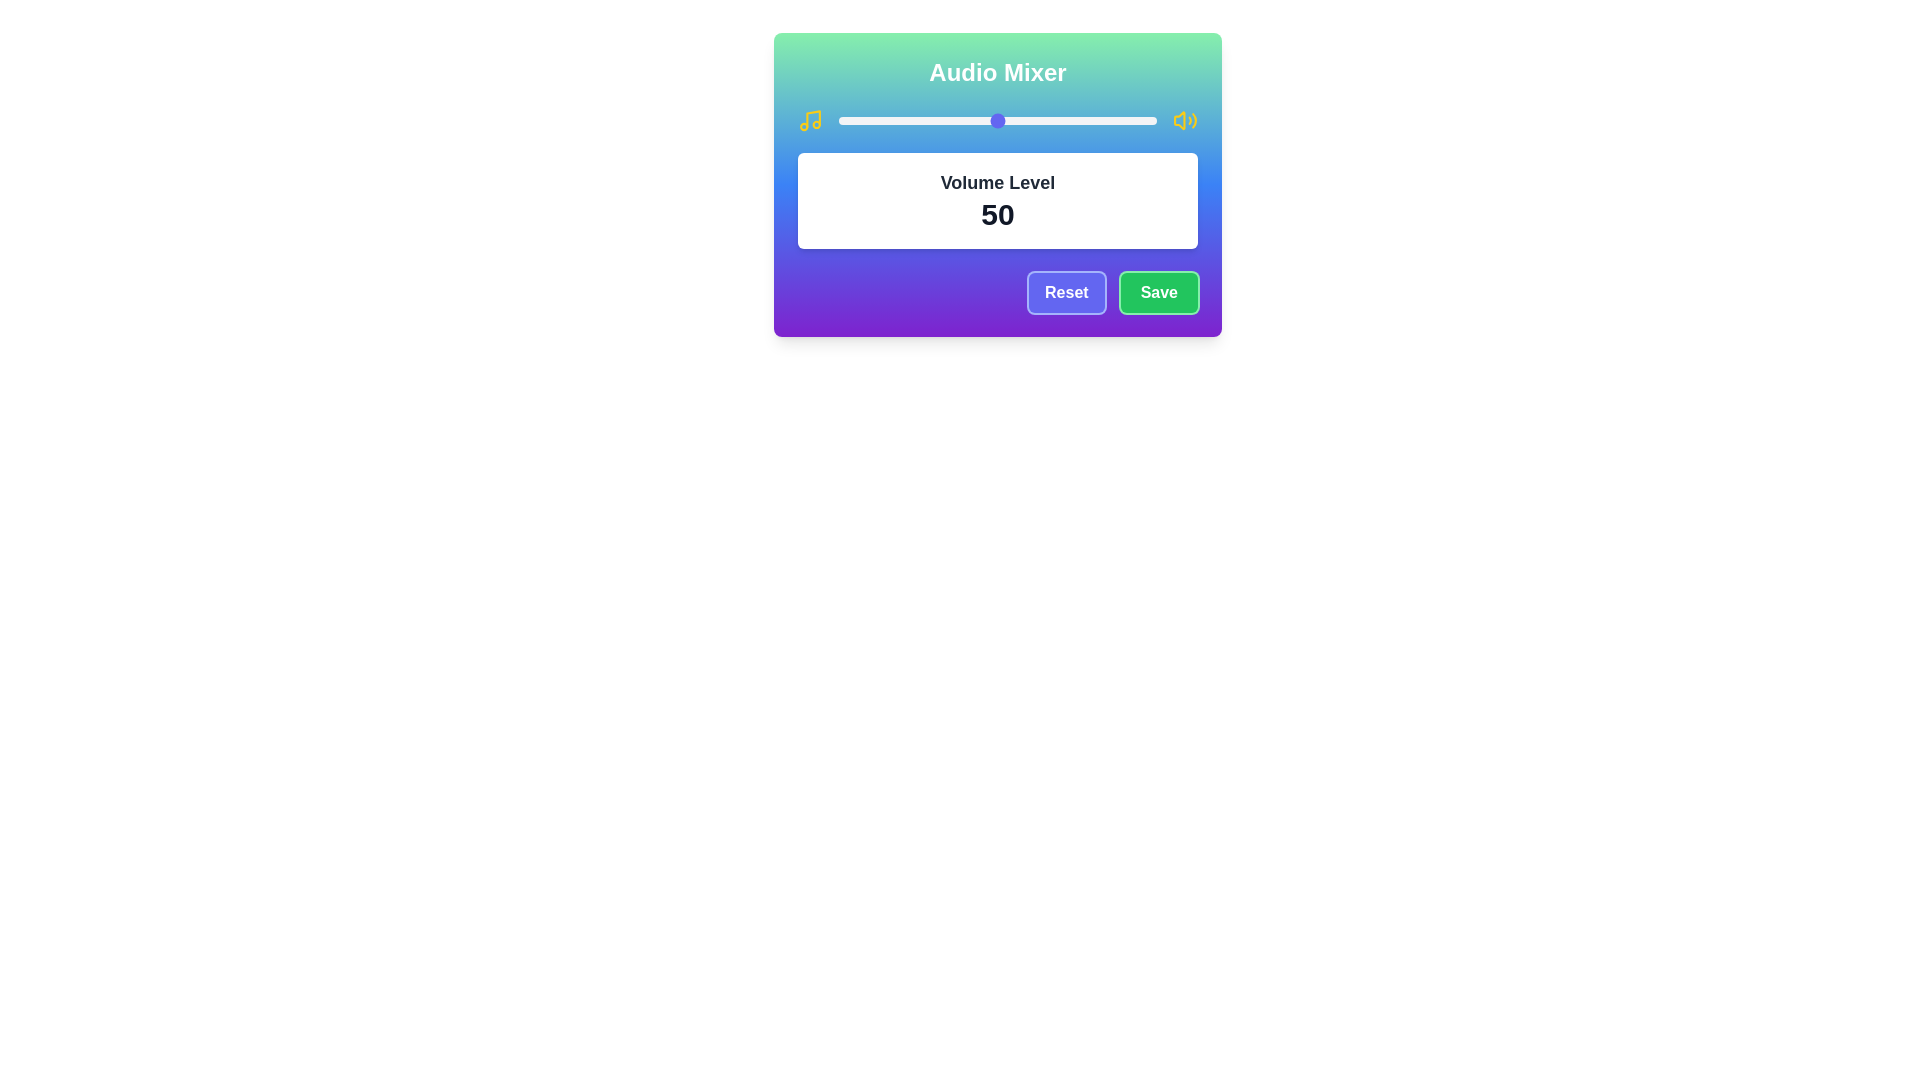 The width and height of the screenshot is (1920, 1080). Describe the element at coordinates (998, 200) in the screenshot. I see `the Label displaying 'Volume Level' and the number '50' within the 'Audio Mixer' interface` at that location.